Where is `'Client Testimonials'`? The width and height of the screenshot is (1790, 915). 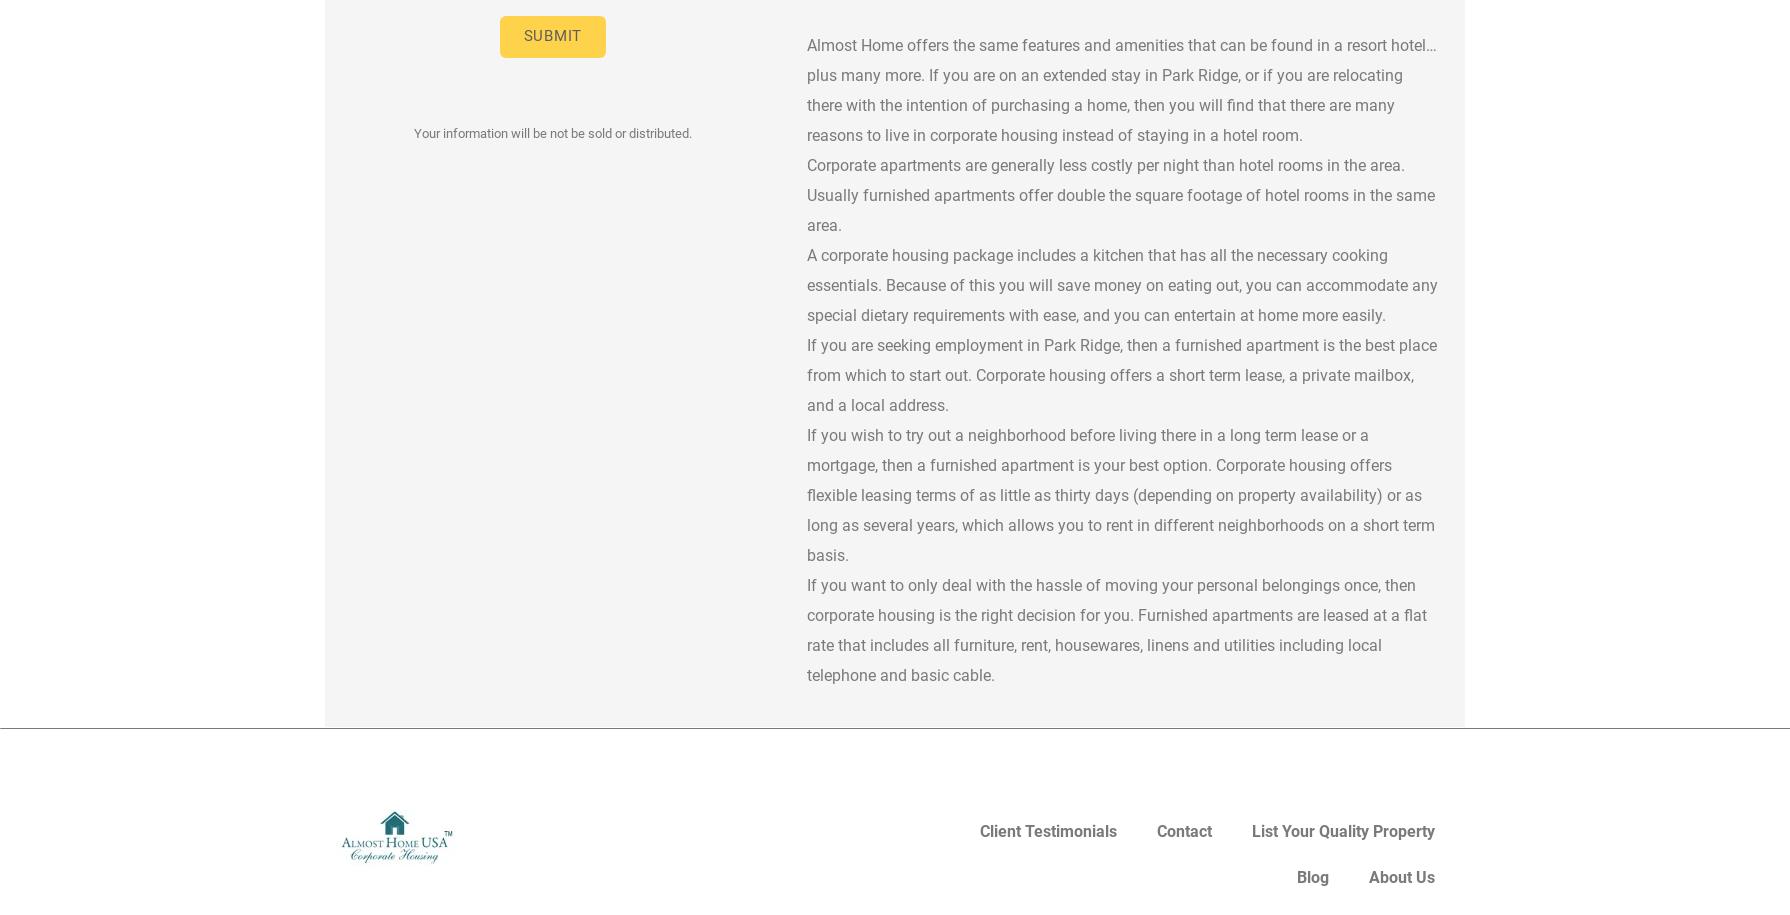 'Client Testimonials' is located at coordinates (980, 831).